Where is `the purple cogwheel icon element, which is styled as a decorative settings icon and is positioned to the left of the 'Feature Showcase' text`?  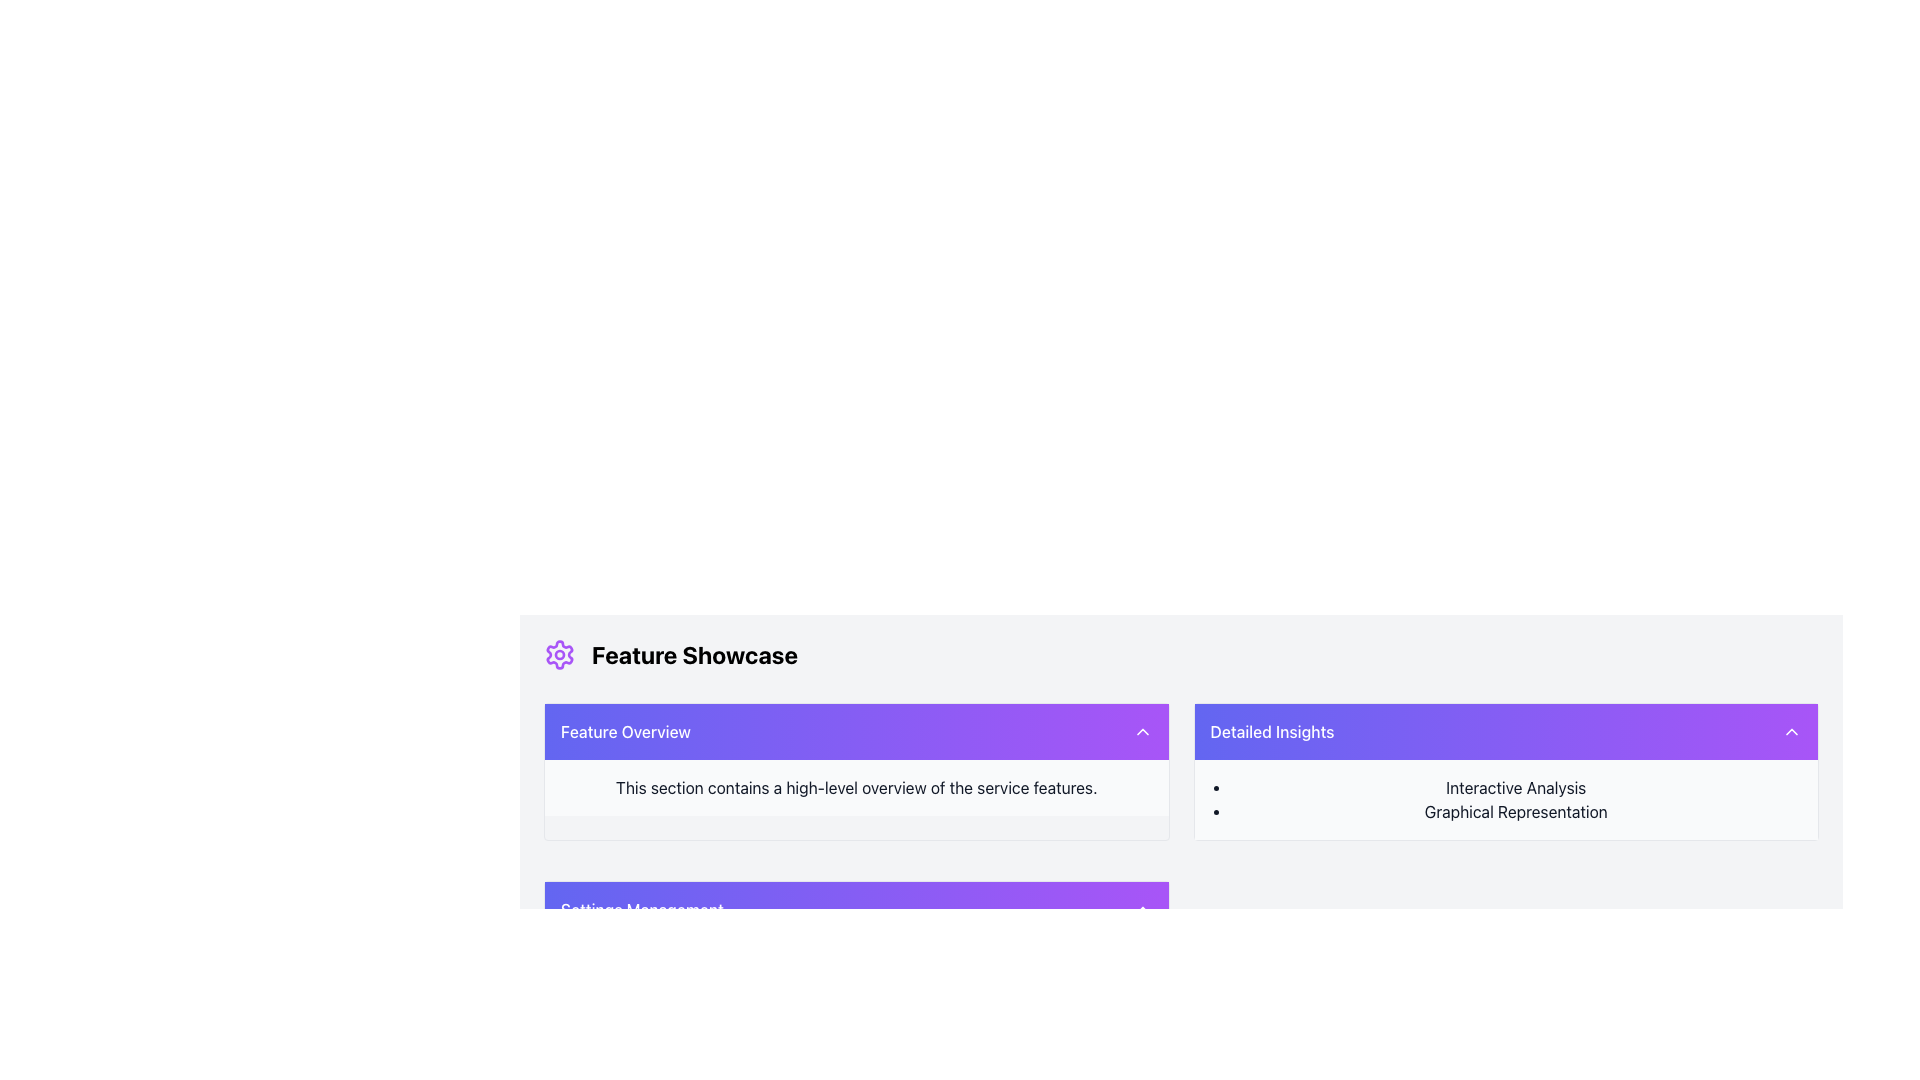
the purple cogwheel icon element, which is styled as a decorative settings icon and is positioned to the left of the 'Feature Showcase' text is located at coordinates (560, 655).